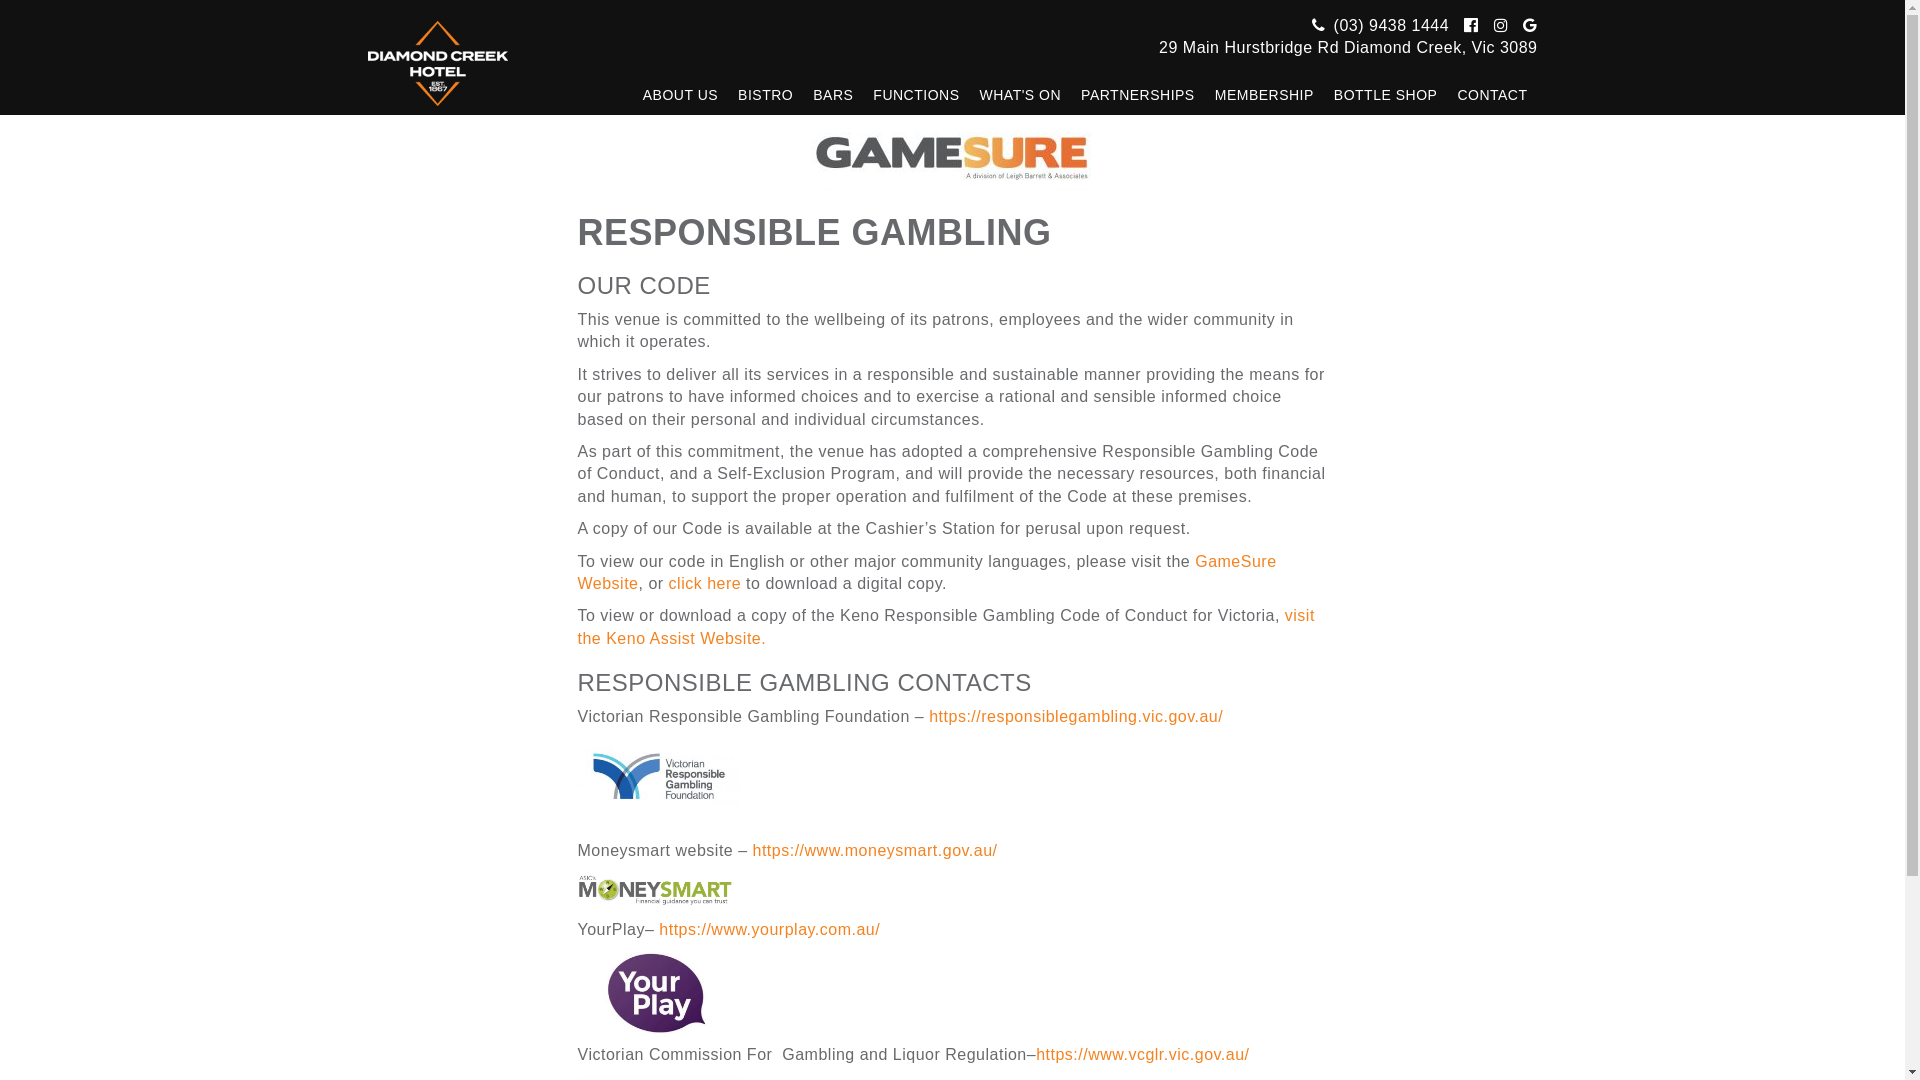  What do you see at coordinates (1492, 95) in the screenshot?
I see `'CONTACT'` at bounding box center [1492, 95].